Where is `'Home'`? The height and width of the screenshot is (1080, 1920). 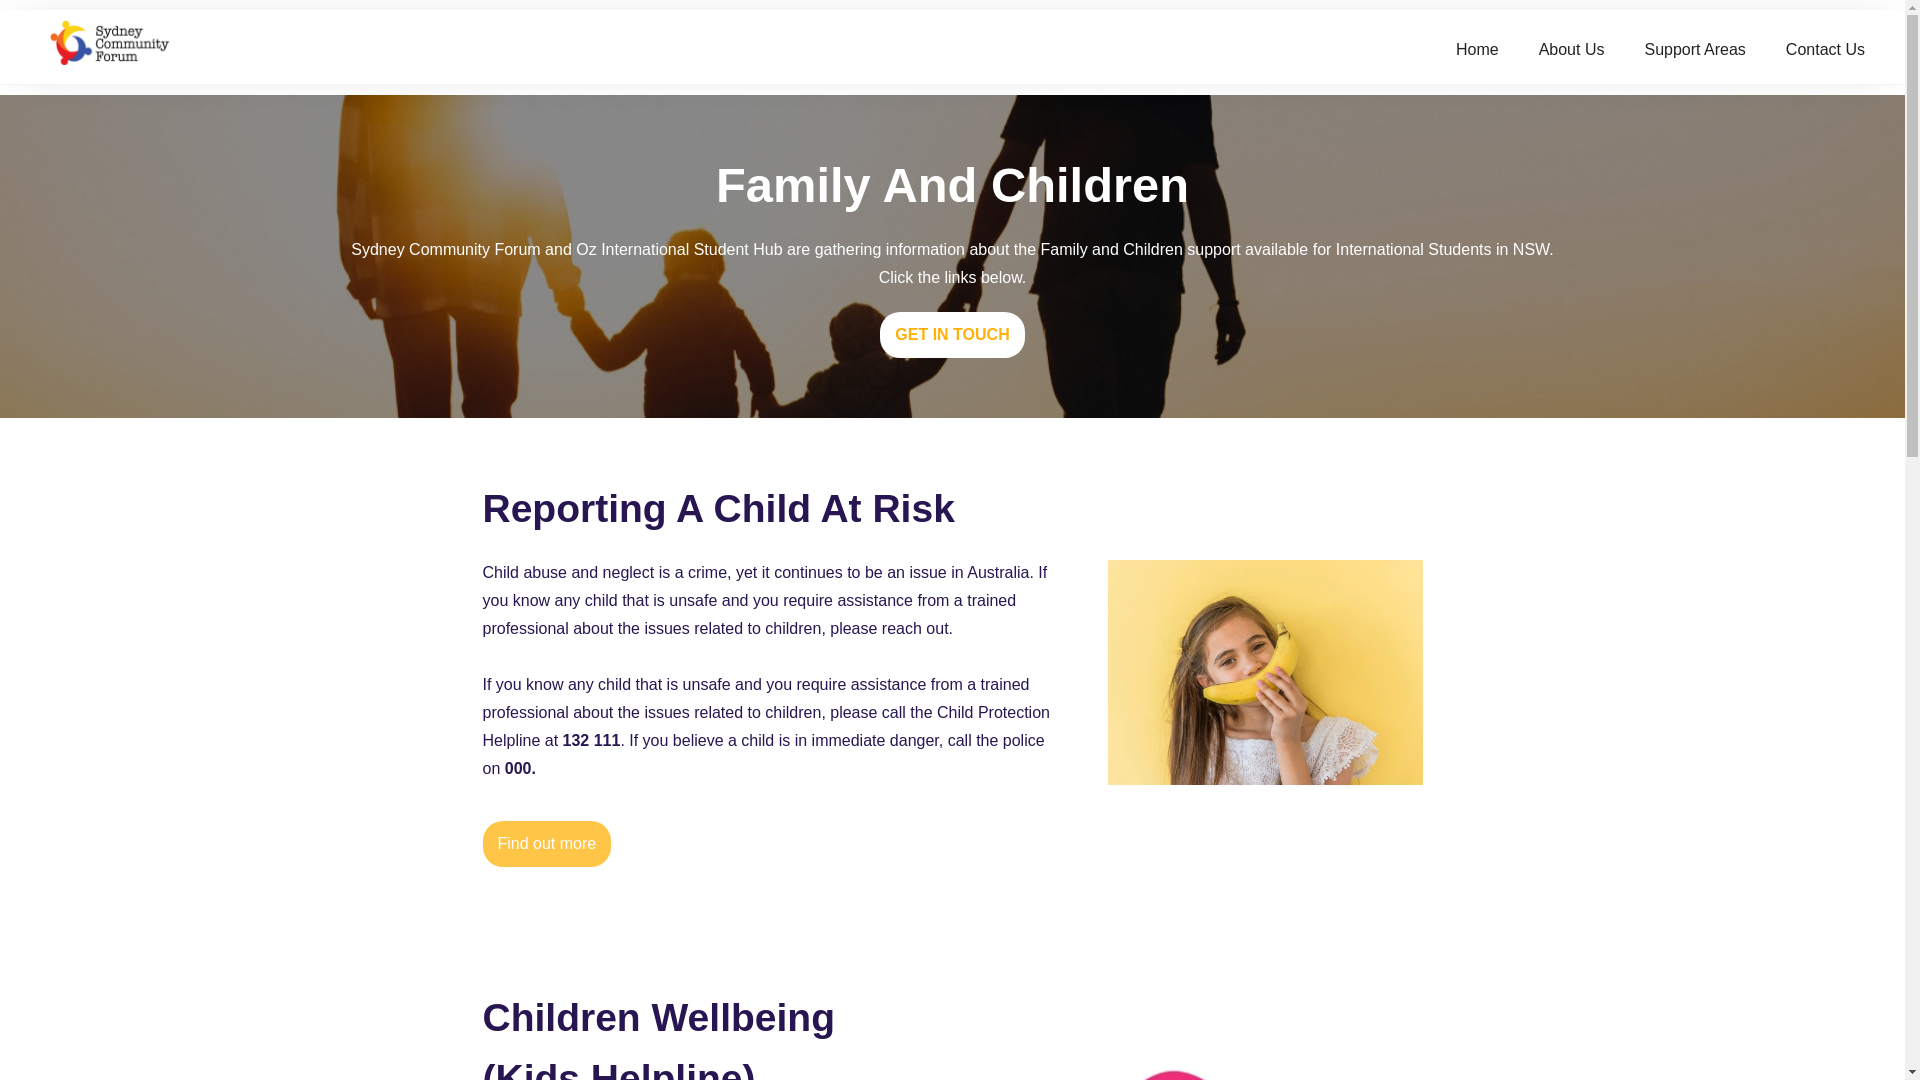 'Home' is located at coordinates (1477, 49).